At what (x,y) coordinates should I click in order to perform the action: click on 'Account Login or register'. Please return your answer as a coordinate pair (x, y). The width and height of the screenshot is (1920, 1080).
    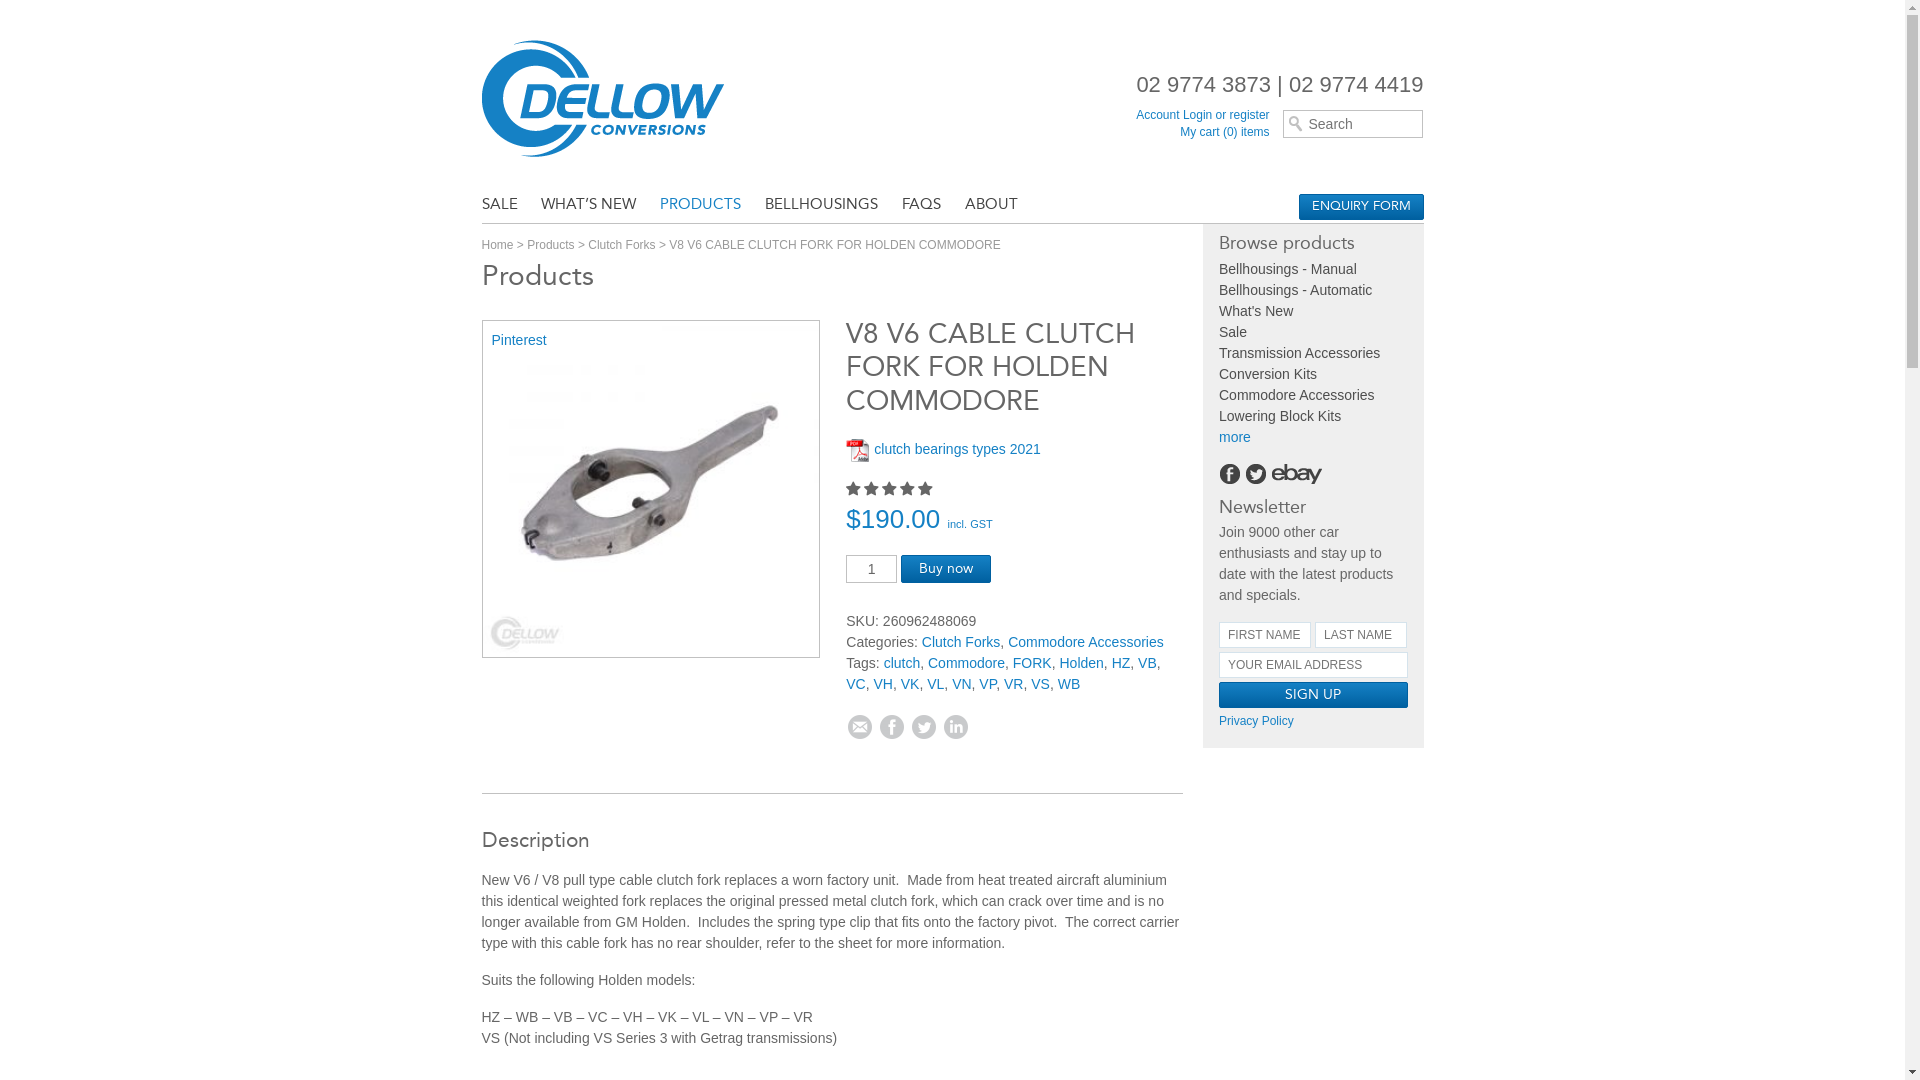
    Looking at the image, I should click on (1136, 115).